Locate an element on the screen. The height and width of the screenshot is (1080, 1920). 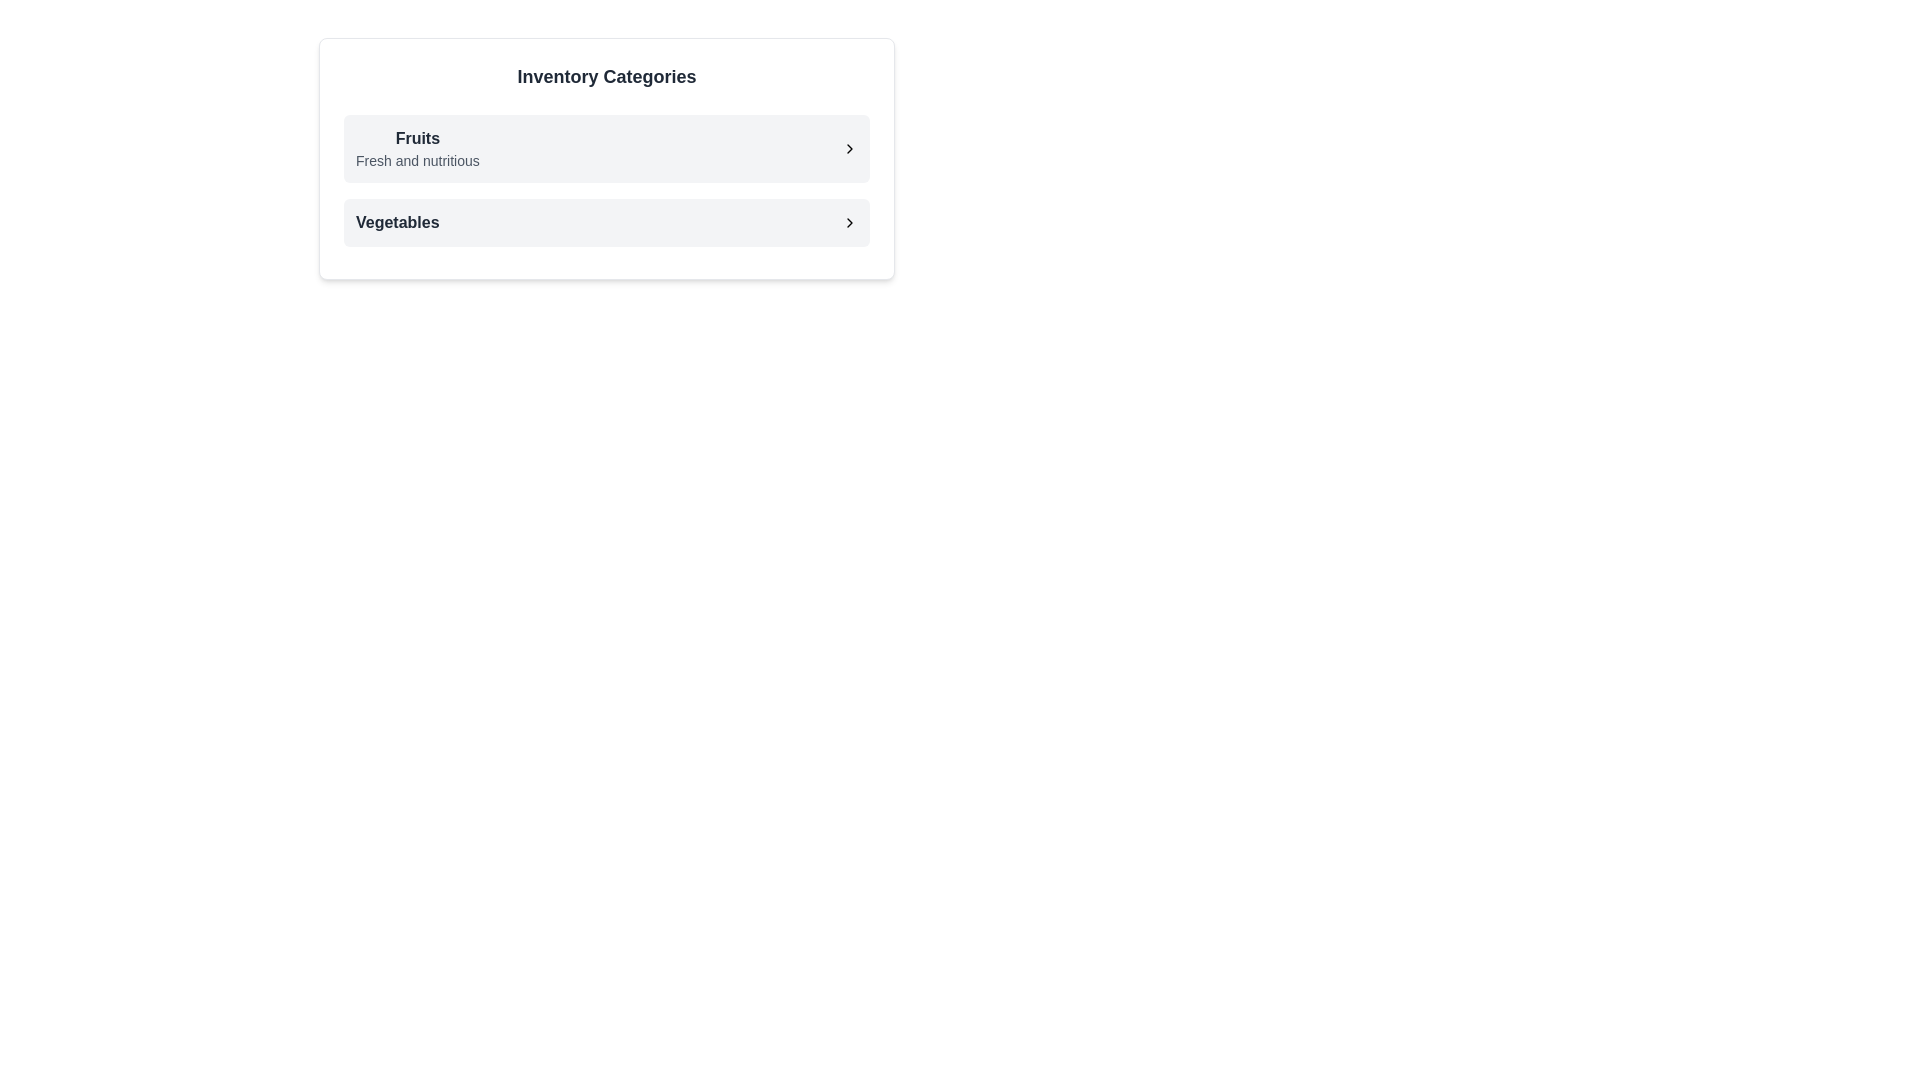
the text label displaying 'Fresh and nutritious' located directly below the bold title 'Fruits' in the 'Inventory Categories' section is located at coordinates (416, 160).